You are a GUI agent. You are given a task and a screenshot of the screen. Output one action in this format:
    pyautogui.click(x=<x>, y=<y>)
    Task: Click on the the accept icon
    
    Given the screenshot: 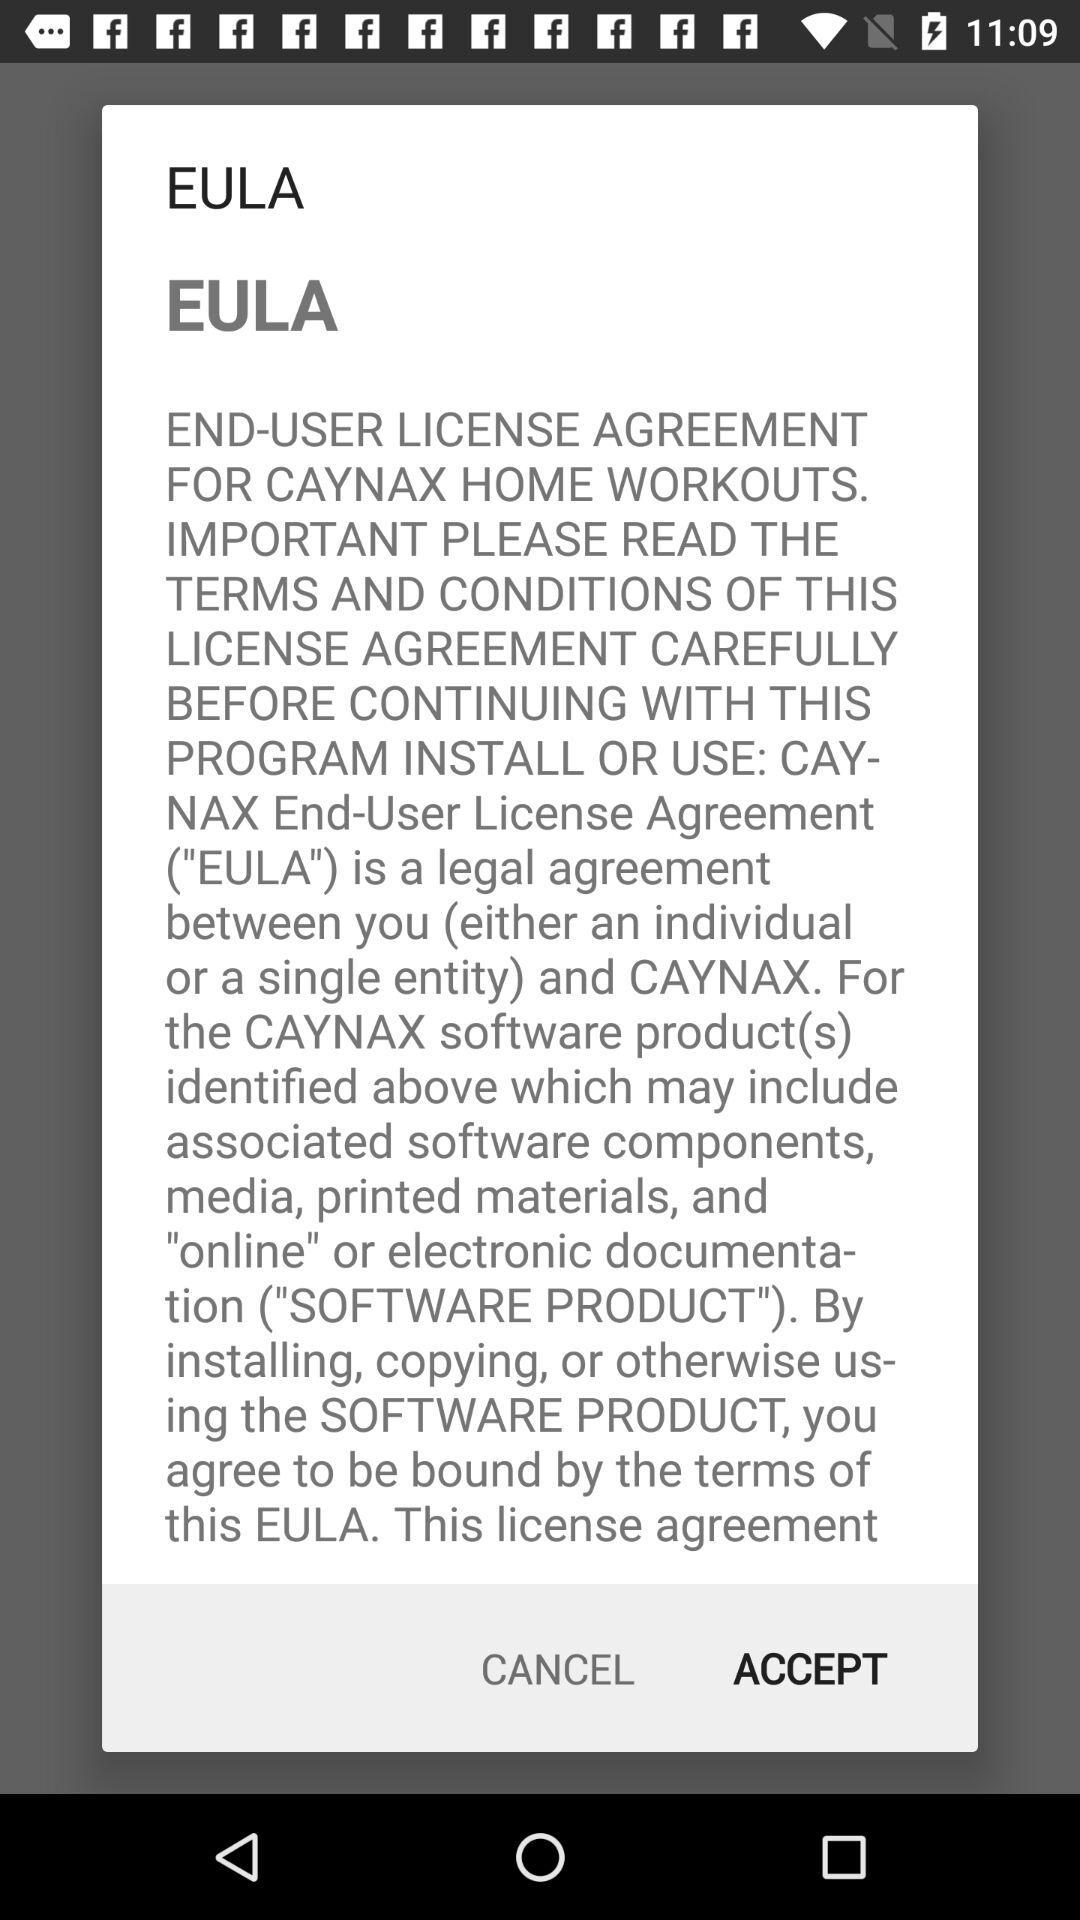 What is the action you would take?
    pyautogui.click(x=810, y=1668)
    